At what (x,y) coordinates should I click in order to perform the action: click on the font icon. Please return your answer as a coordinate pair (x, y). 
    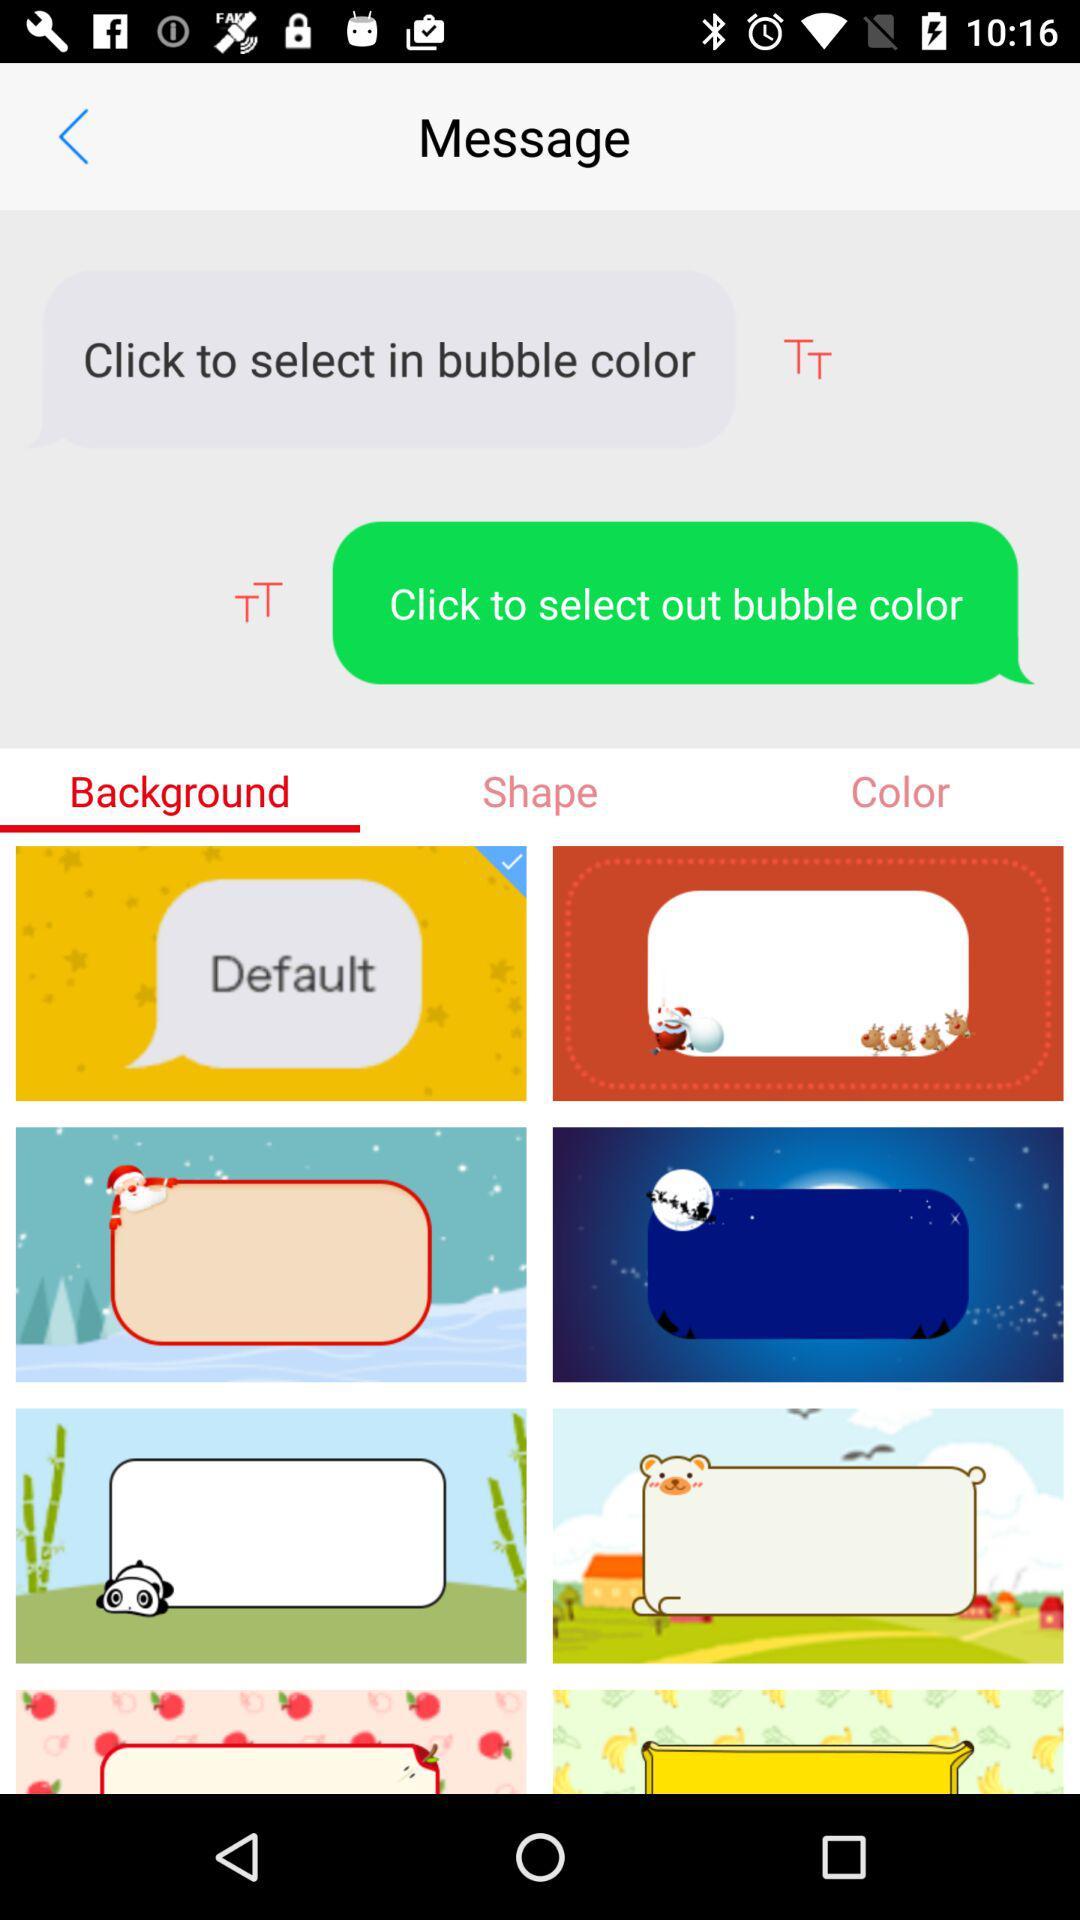
    Looking at the image, I should click on (257, 601).